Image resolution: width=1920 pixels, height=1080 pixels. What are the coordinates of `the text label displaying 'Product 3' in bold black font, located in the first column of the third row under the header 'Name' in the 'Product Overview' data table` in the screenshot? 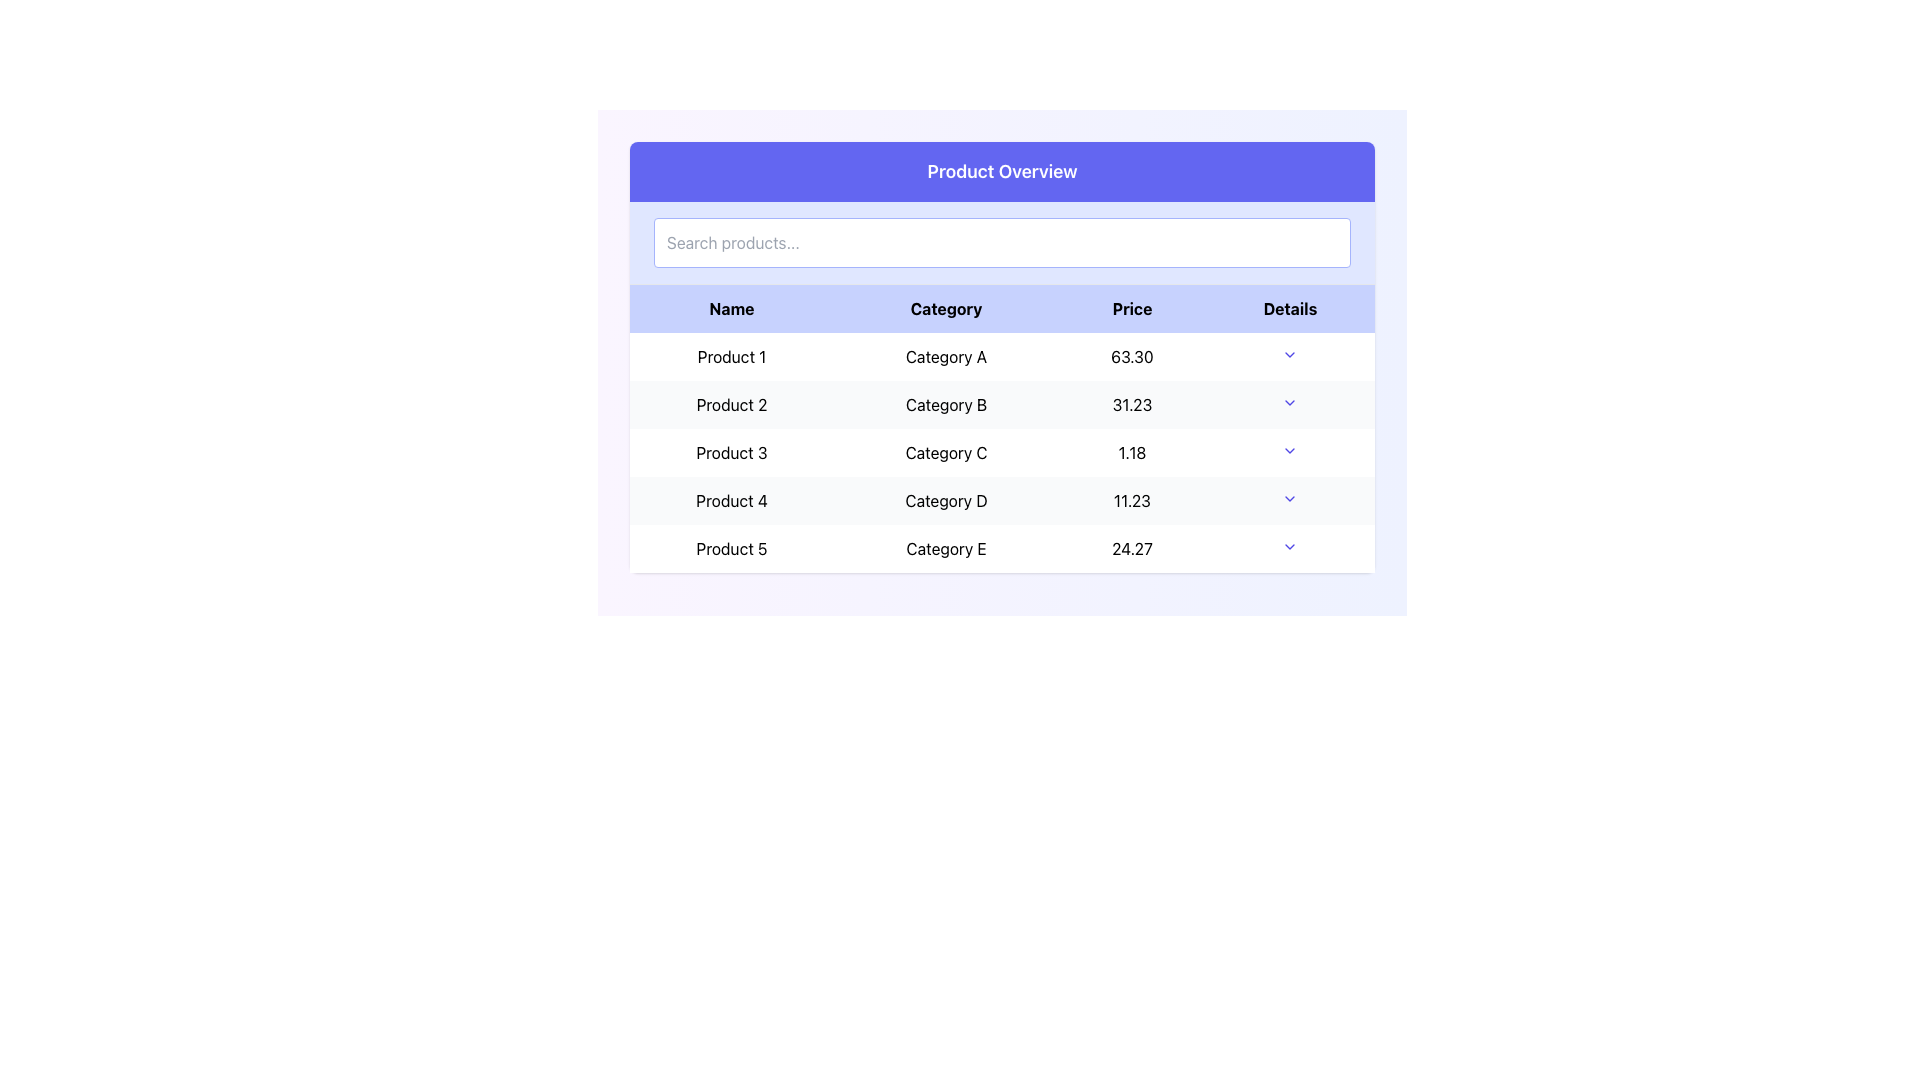 It's located at (731, 452).